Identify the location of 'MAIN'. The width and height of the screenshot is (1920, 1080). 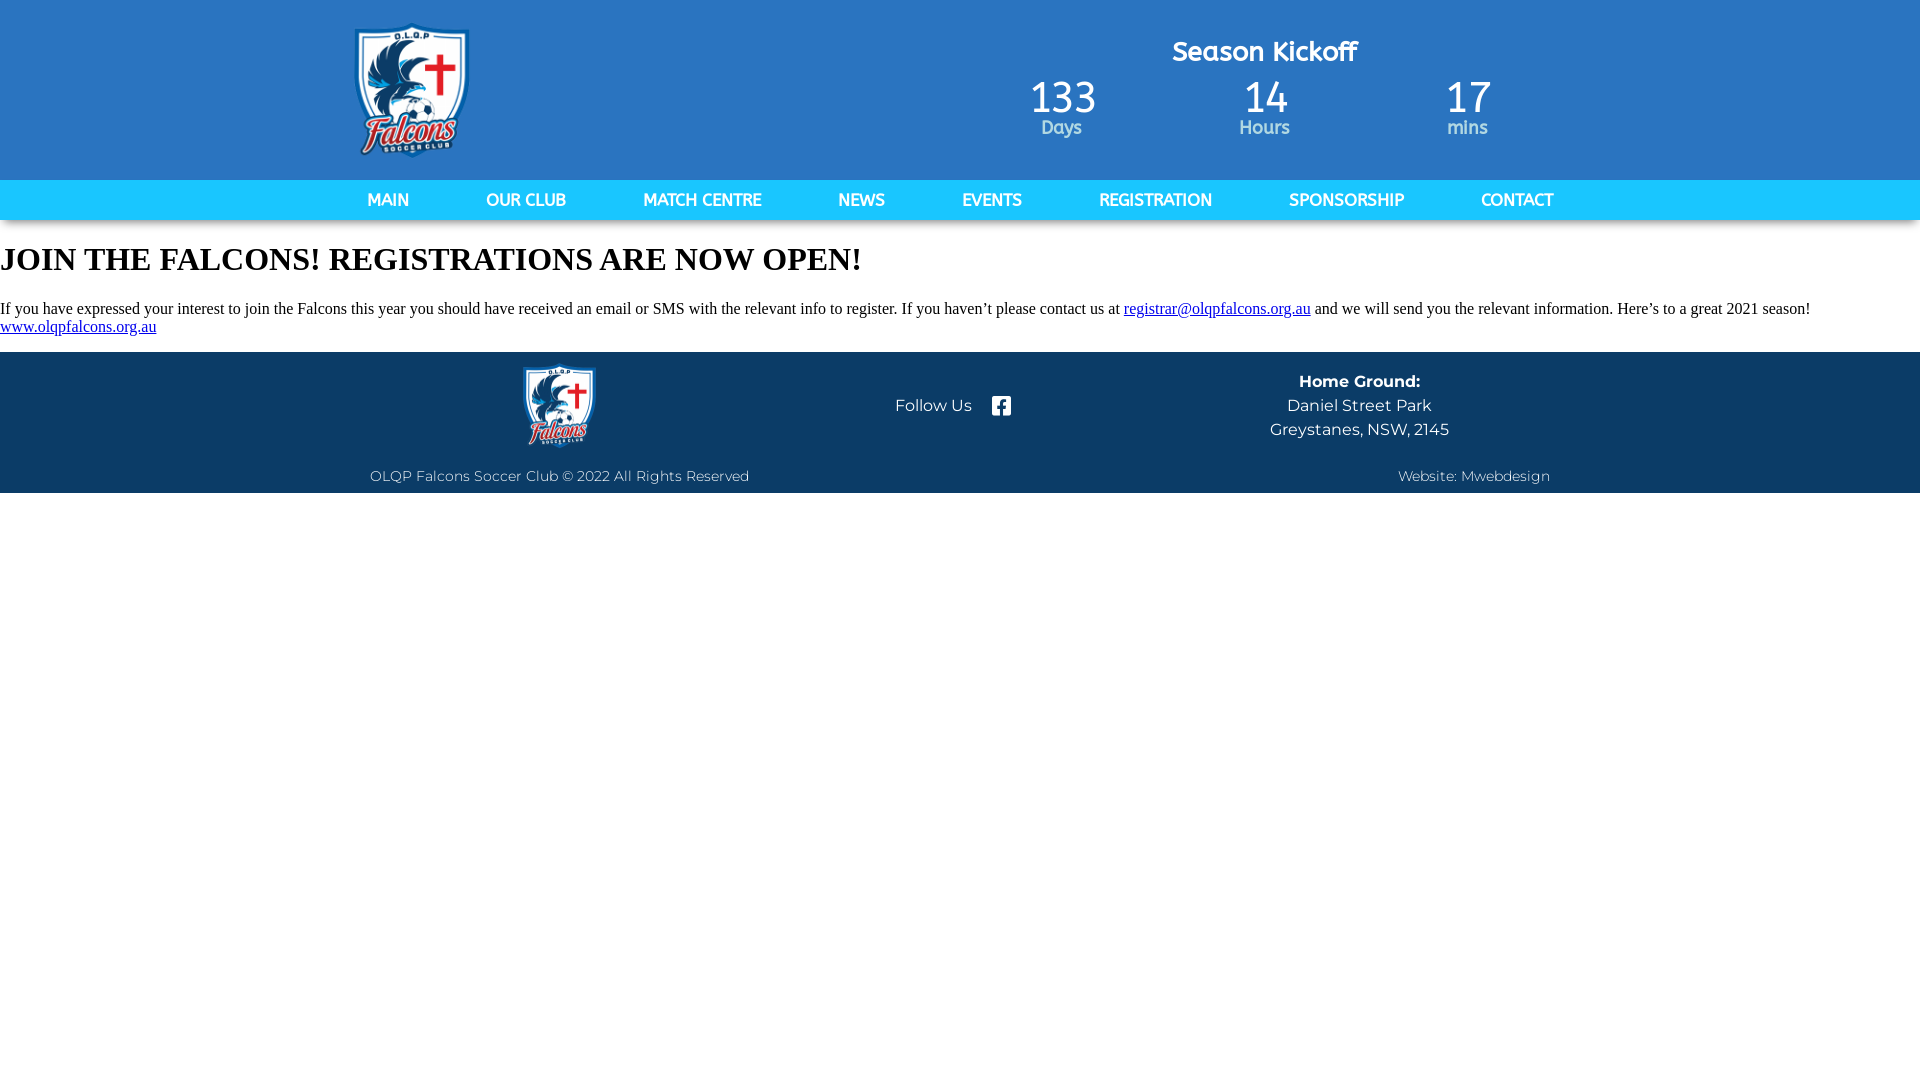
(340, 200).